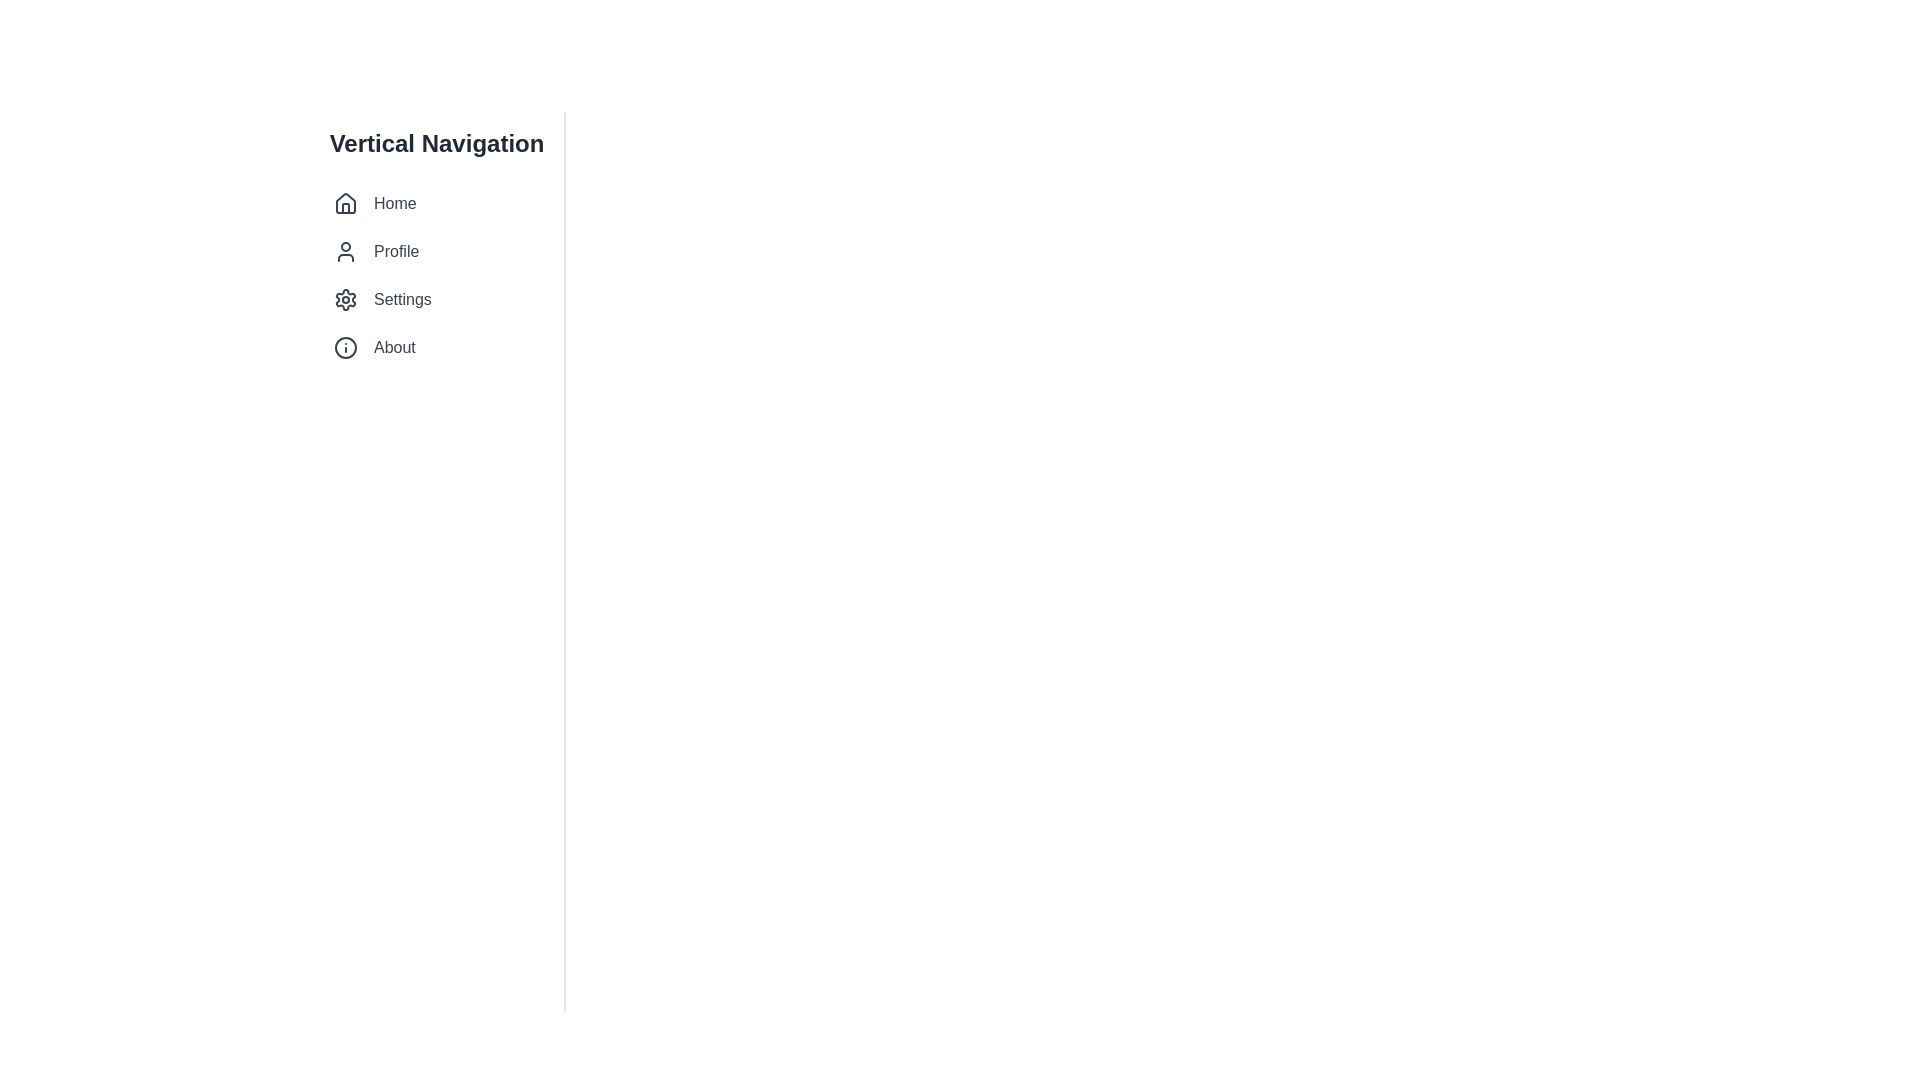 The image size is (1920, 1080). Describe the element at coordinates (435, 346) in the screenshot. I see `the 'About' navigation button located in the vertical sidebar menu` at that location.